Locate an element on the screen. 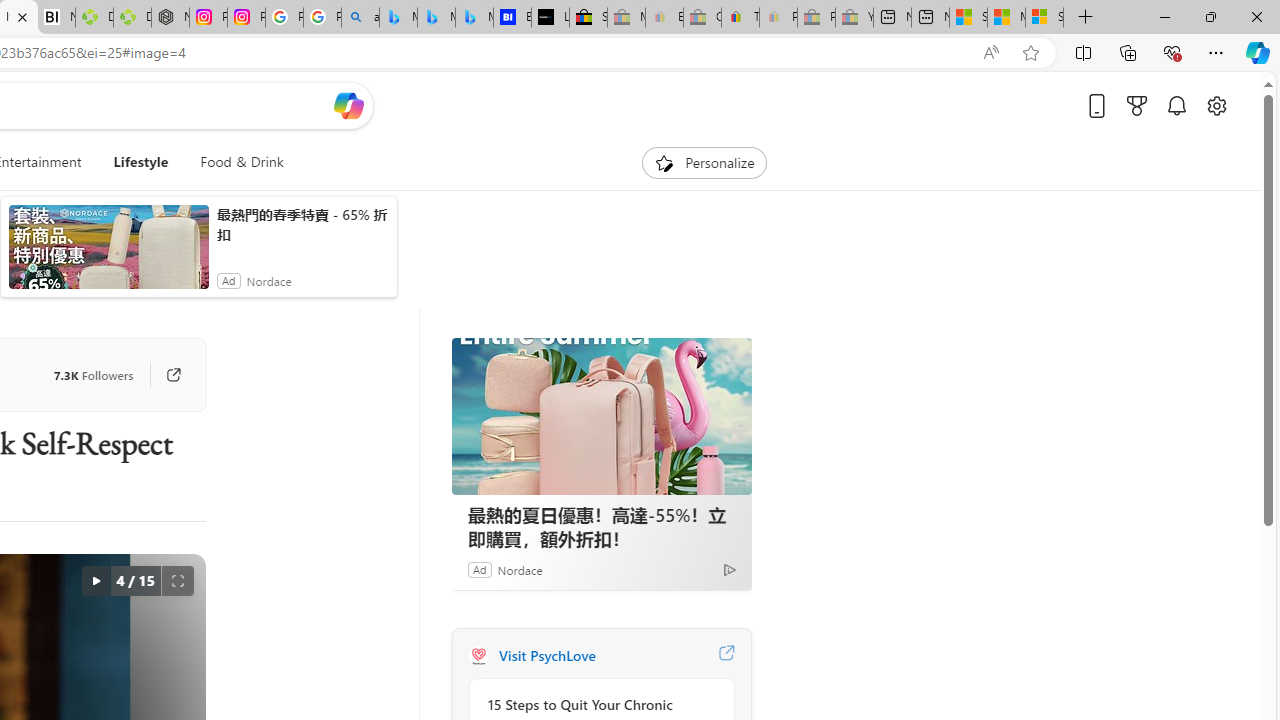 The height and width of the screenshot is (720, 1280). 'PsychLove' is located at coordinates (477, 655).